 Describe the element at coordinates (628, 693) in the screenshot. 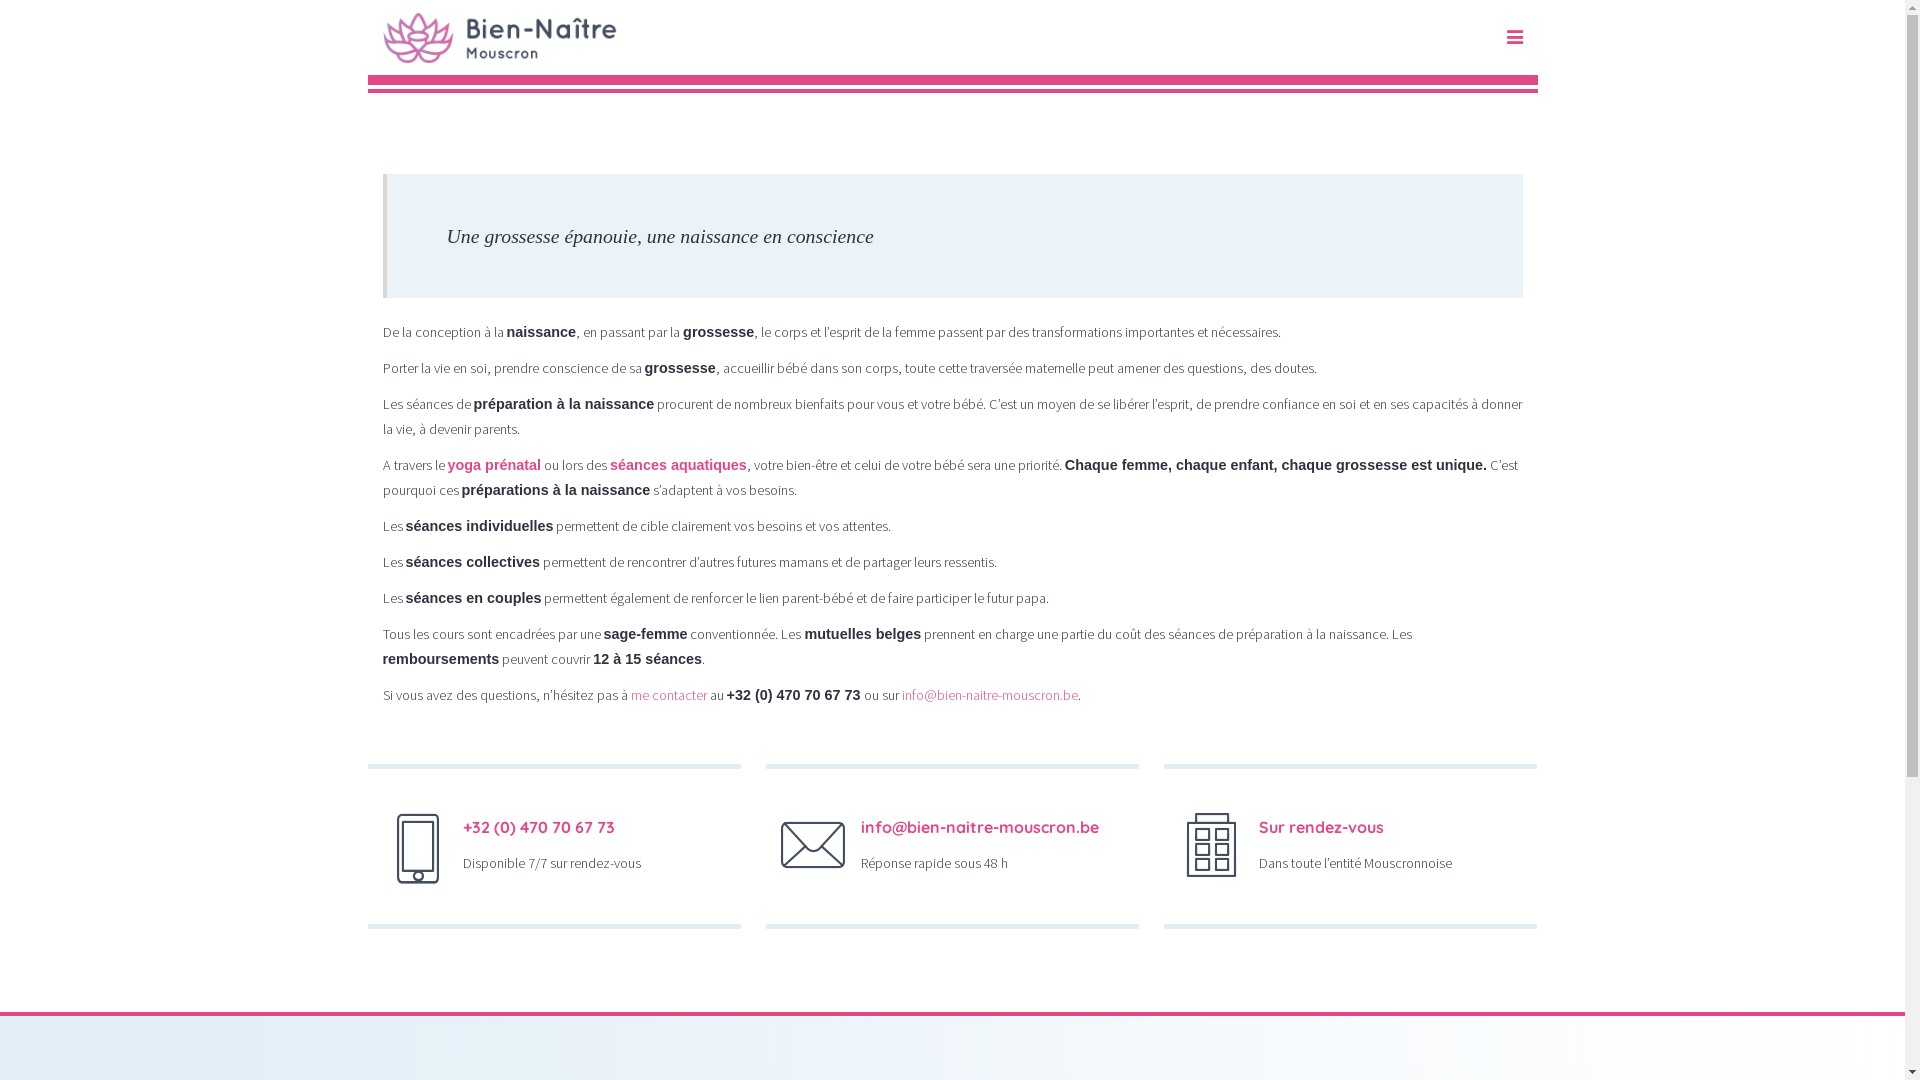

I see `'me contacter'` at that location.